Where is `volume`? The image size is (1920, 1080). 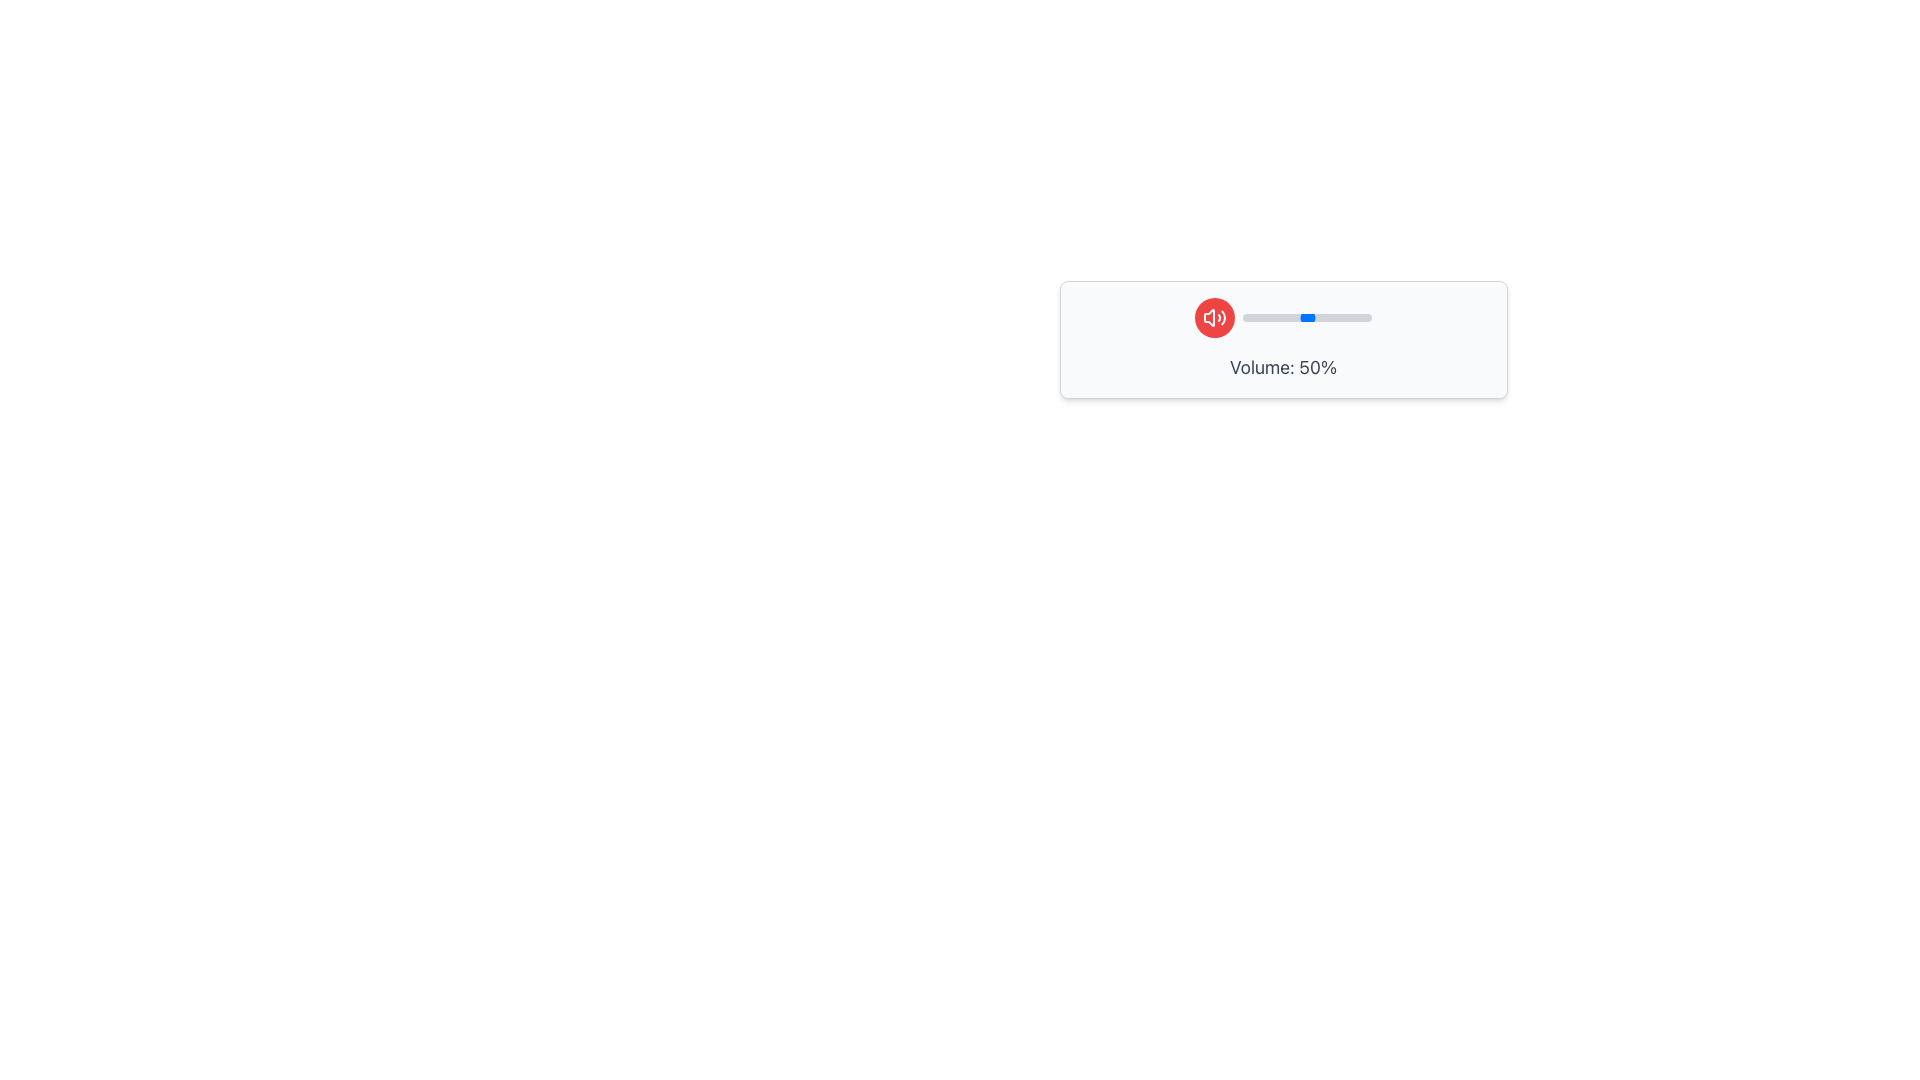 volume is located at coordinates (1338, 316).